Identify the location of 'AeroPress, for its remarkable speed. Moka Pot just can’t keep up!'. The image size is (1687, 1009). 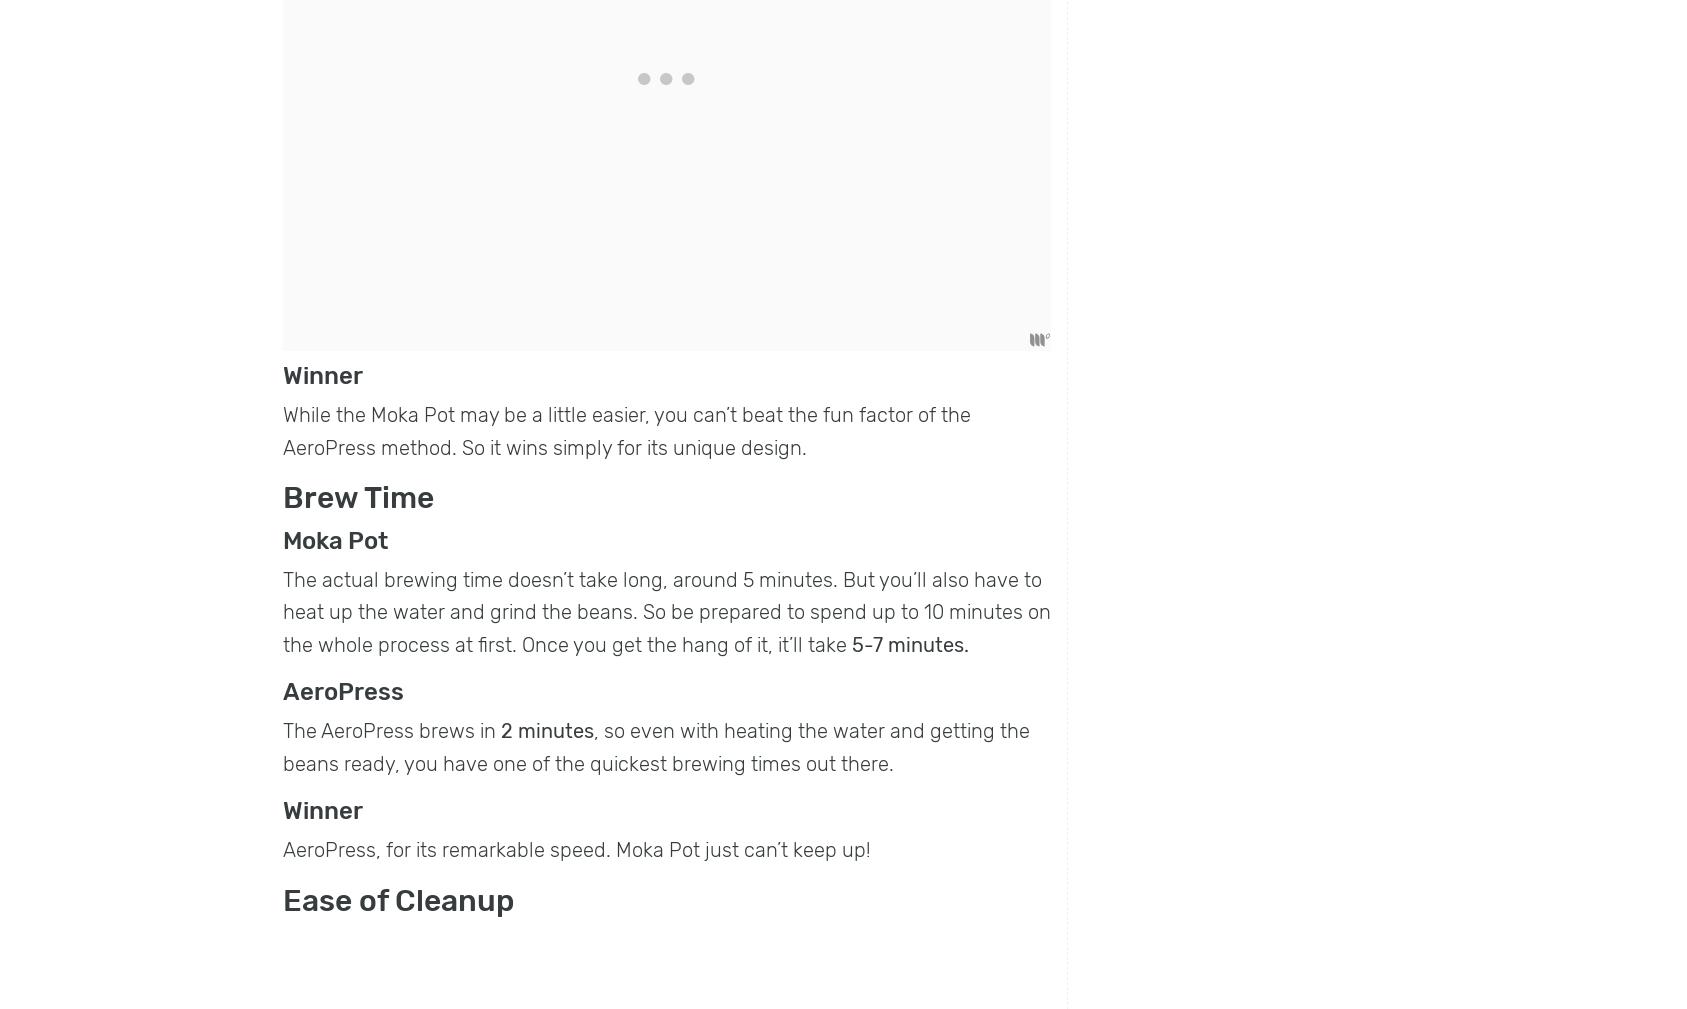
(575, 849).